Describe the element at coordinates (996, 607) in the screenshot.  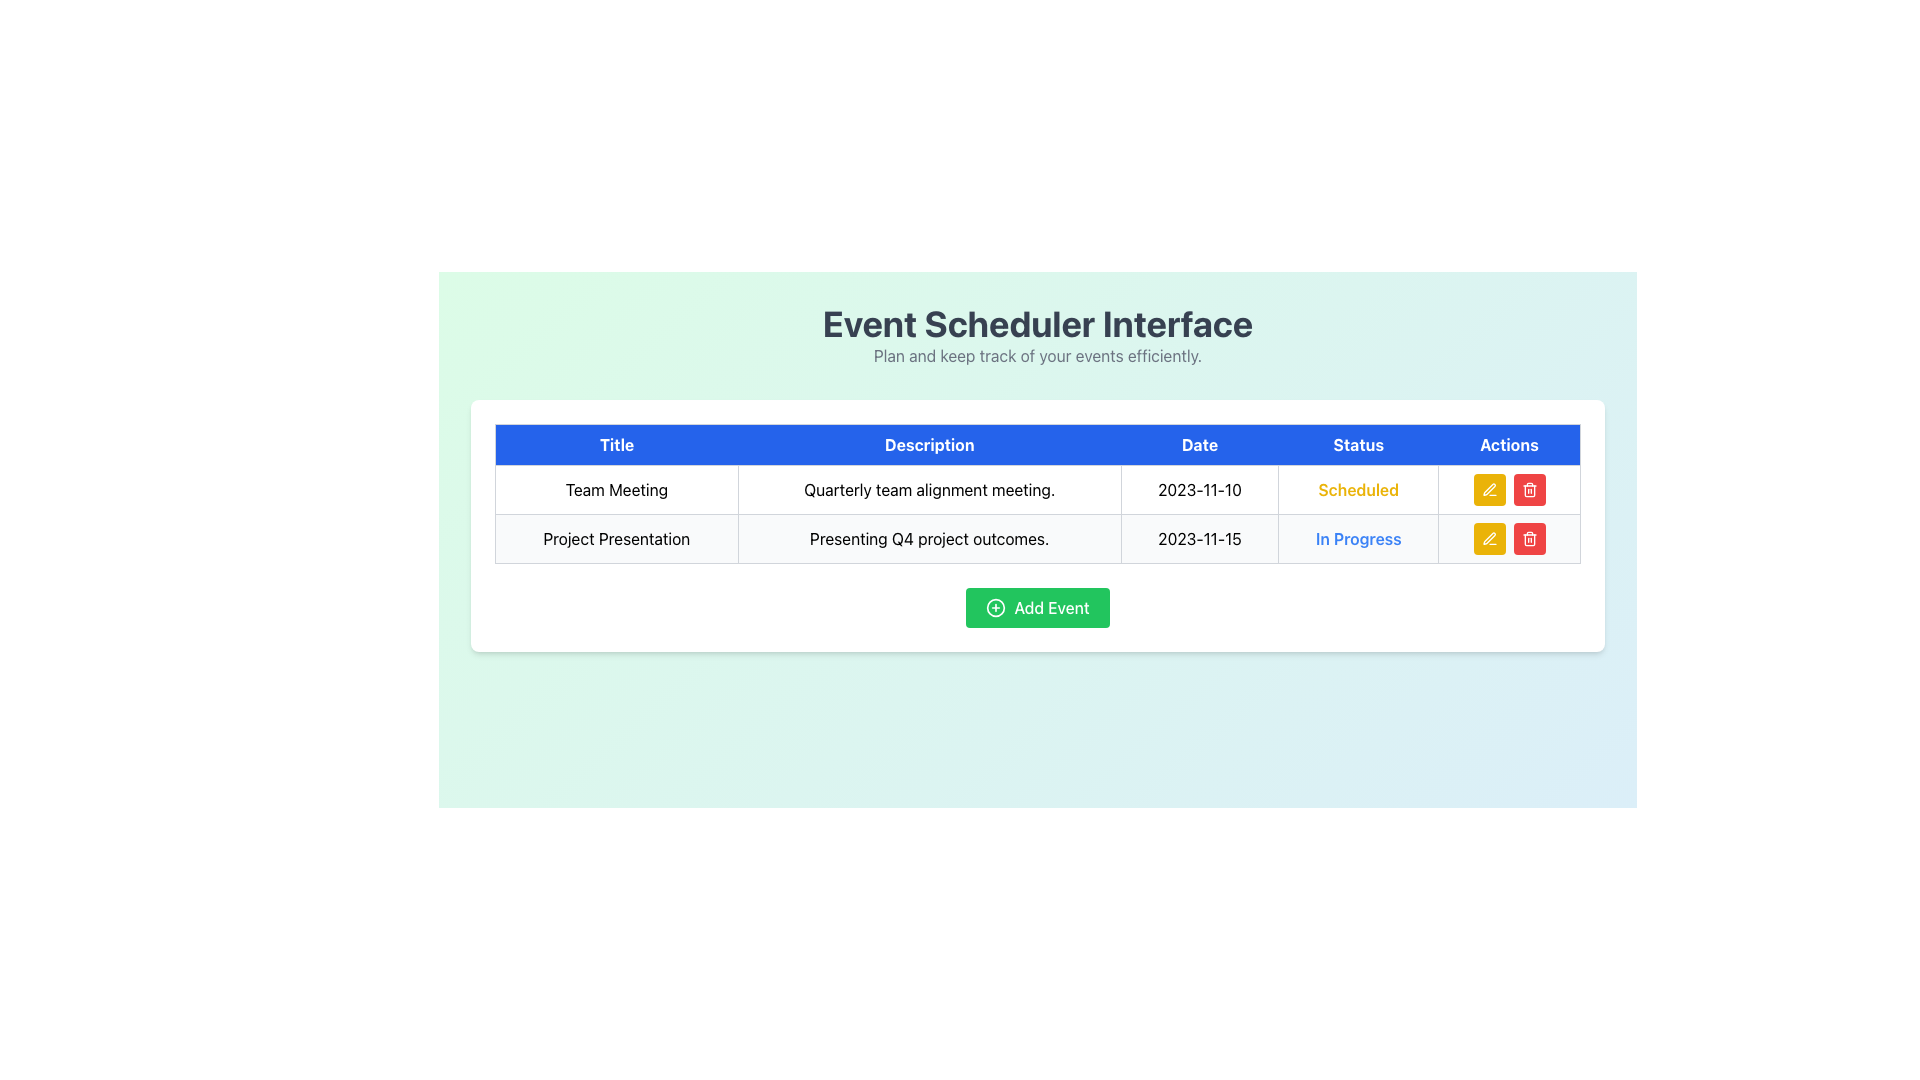
I see `the green 'Add Event' button surrounding the SVG circle element that forms the base of the plus icon positioned at the center of the button` at that location.